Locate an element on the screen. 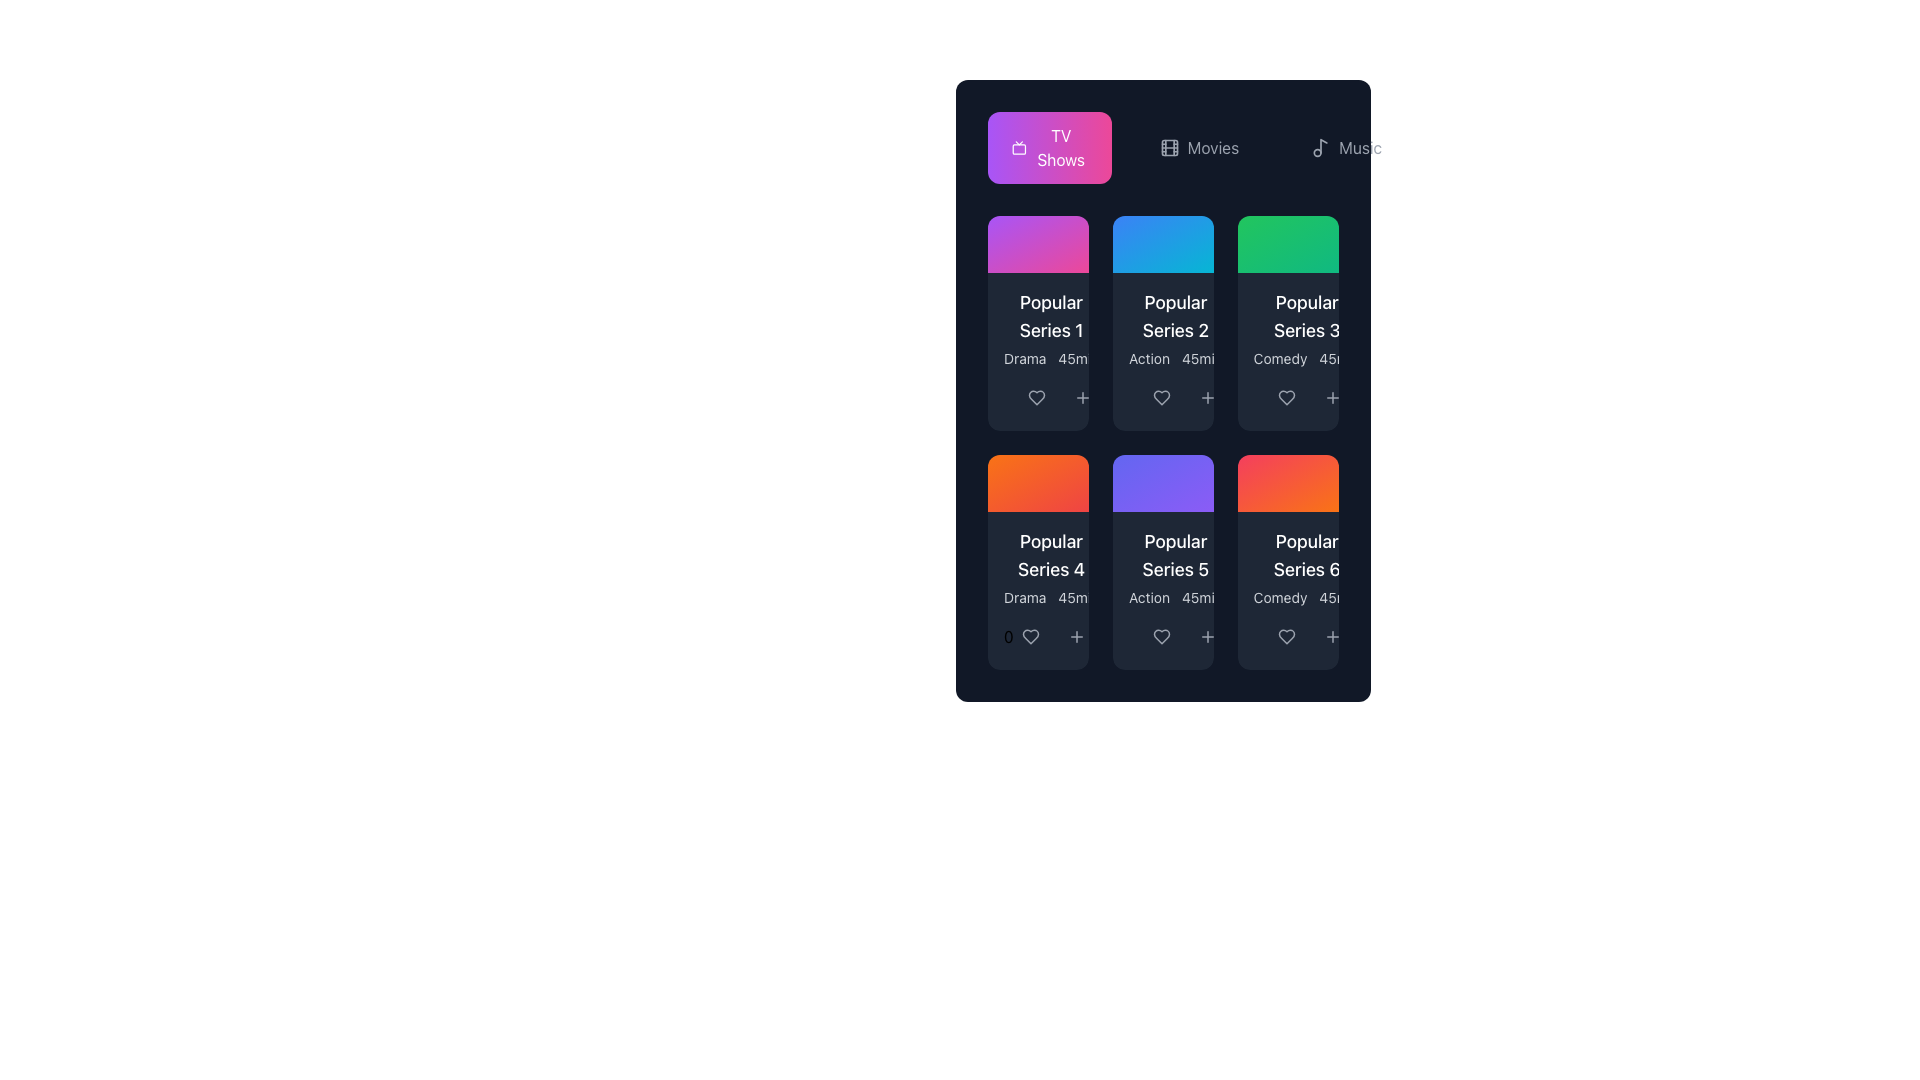 Image resolution: width=1920 pixels, height=1080 pixels. the third button in the horizontal arrangement for 'Popular Series 6' located at the bottom-right of the card is located at coordinates (1333, 636).